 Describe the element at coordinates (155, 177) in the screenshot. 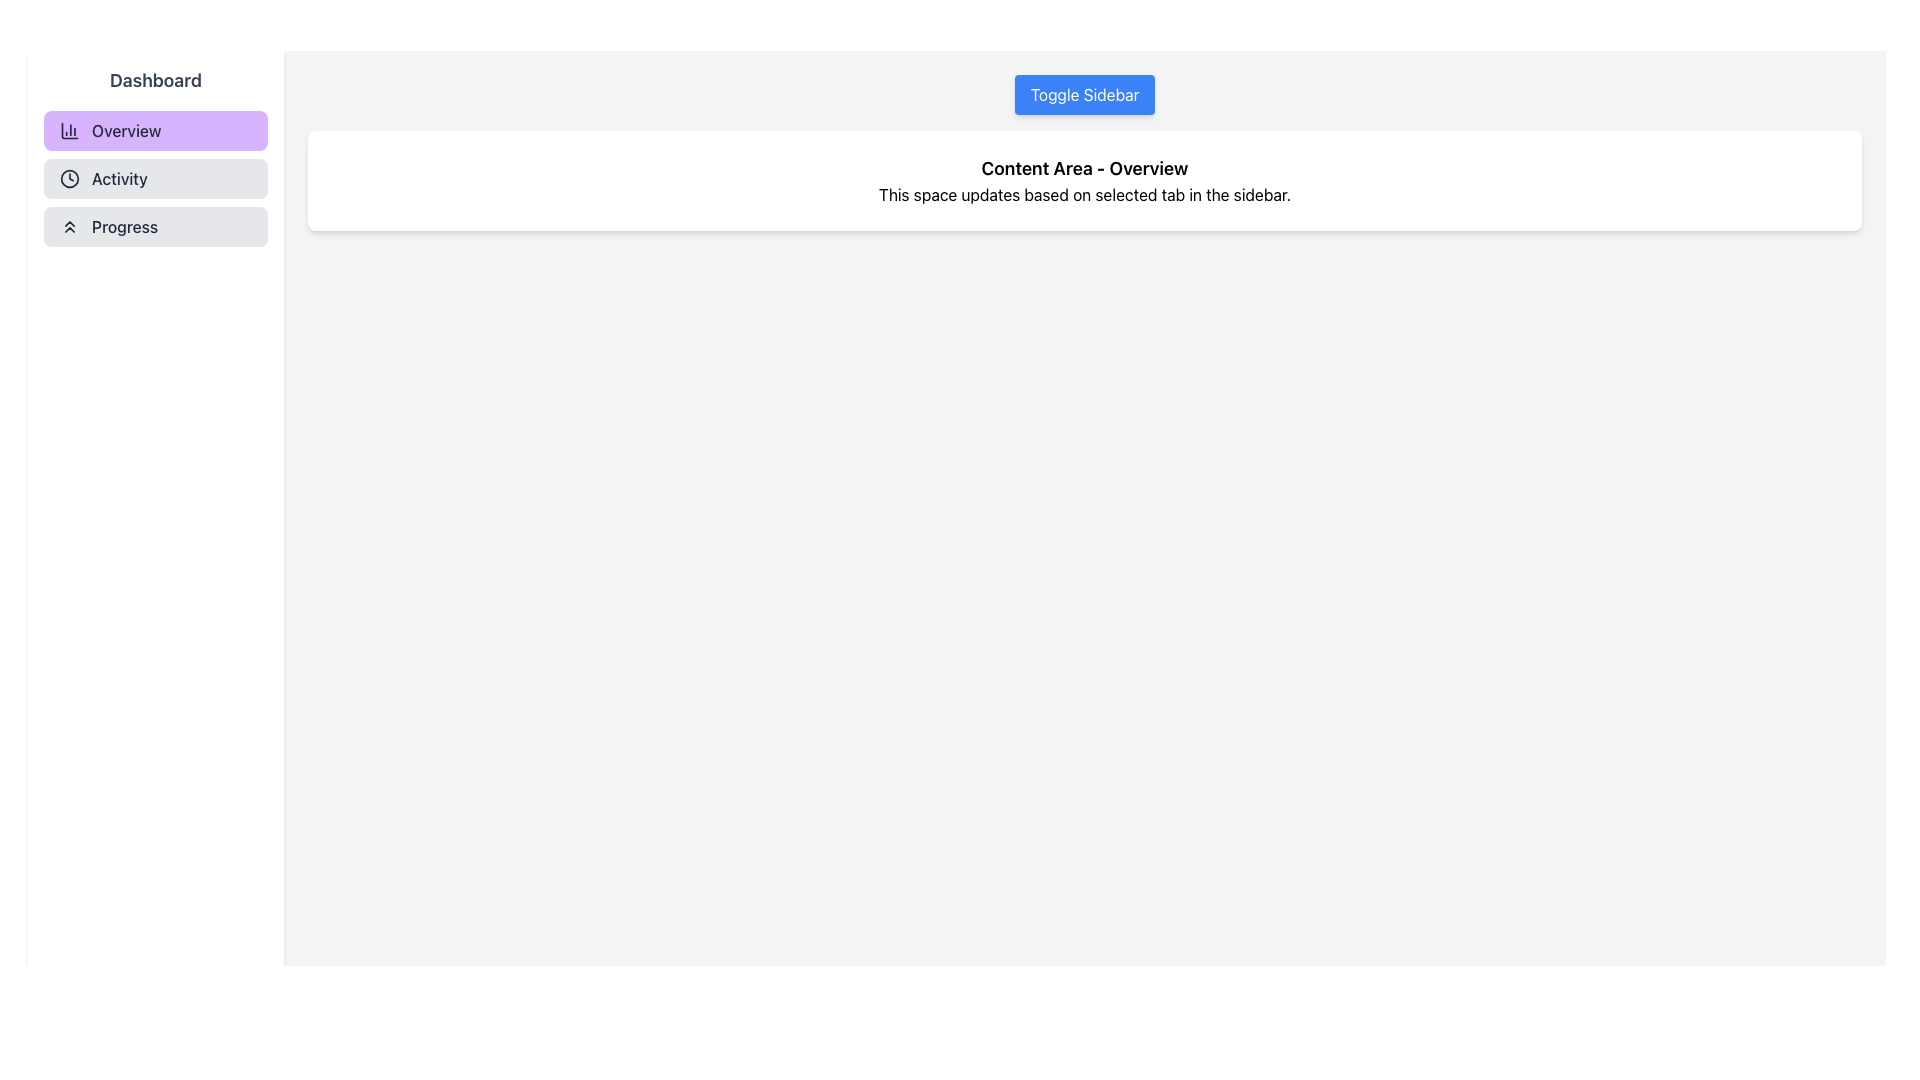

I see `the 'Activity' button` at that location.